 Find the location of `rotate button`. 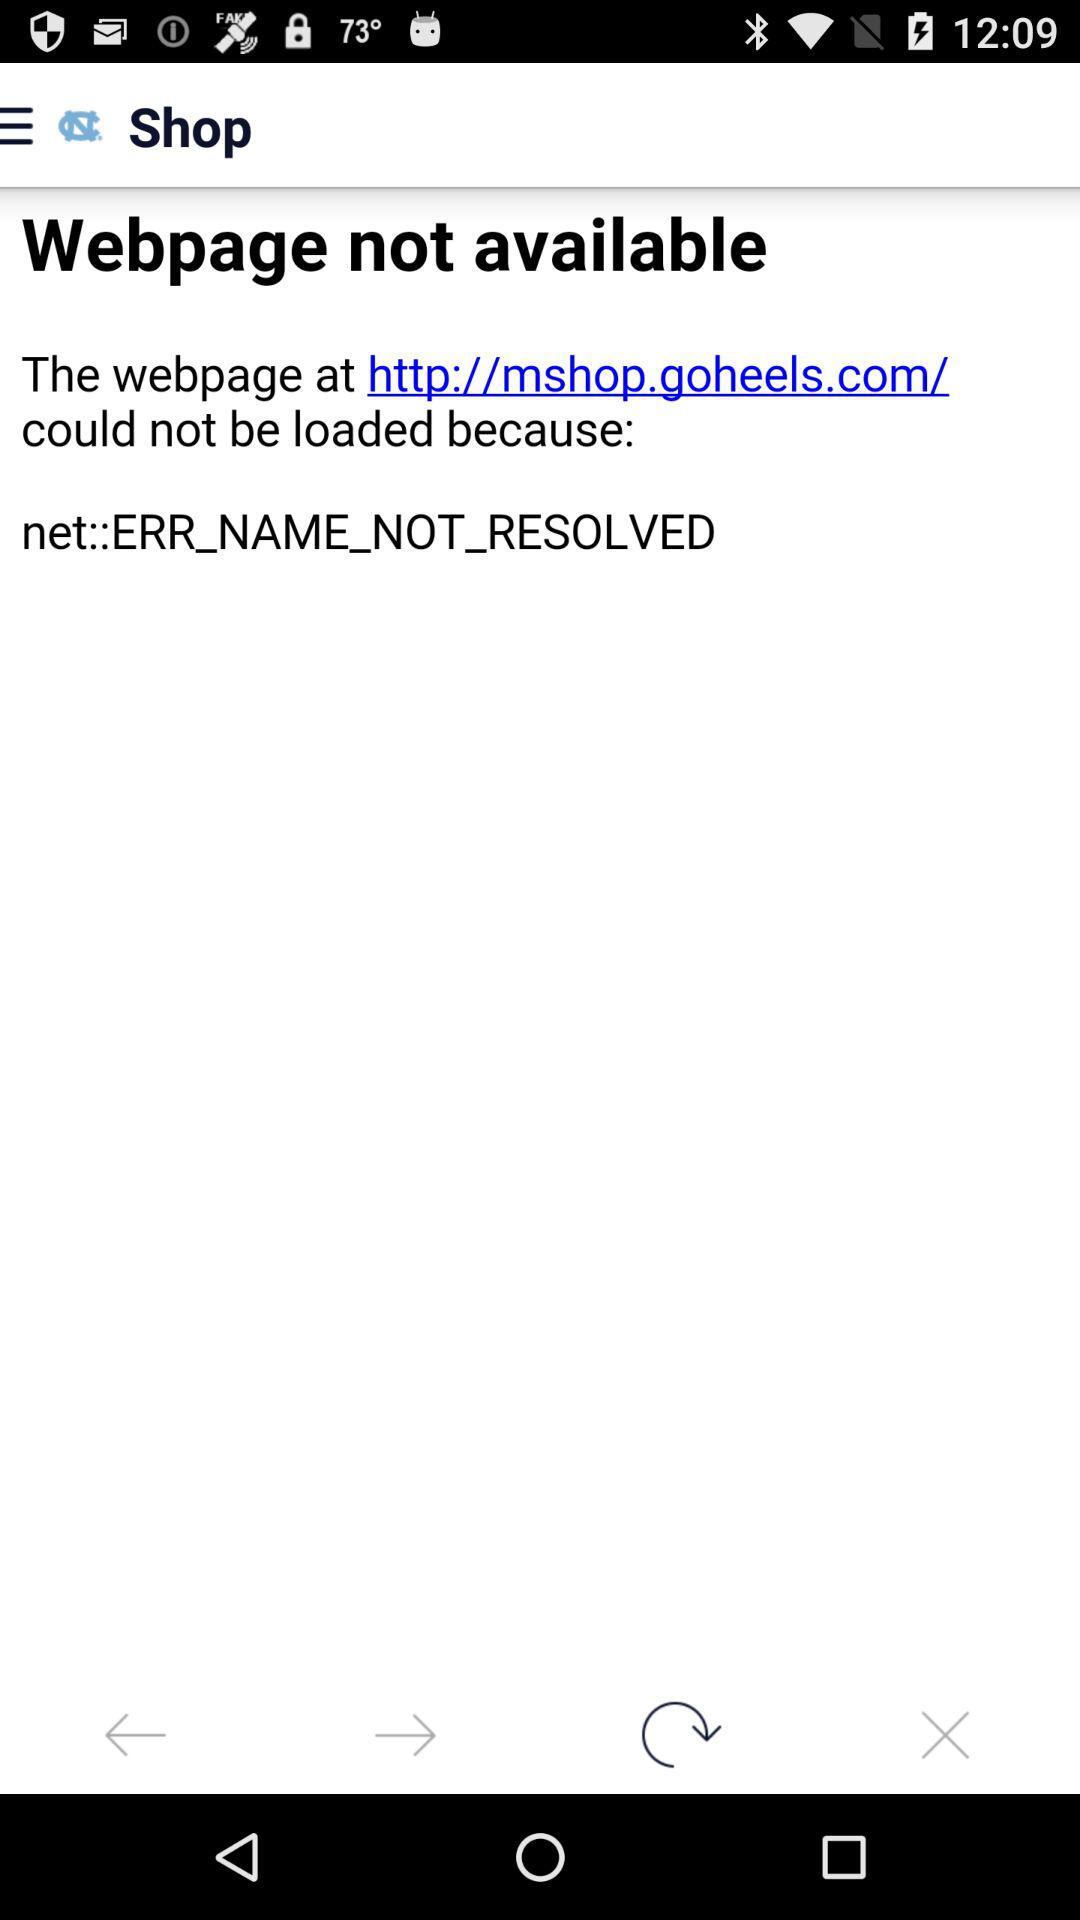

rotate button is located at coordinates (675, 1733).